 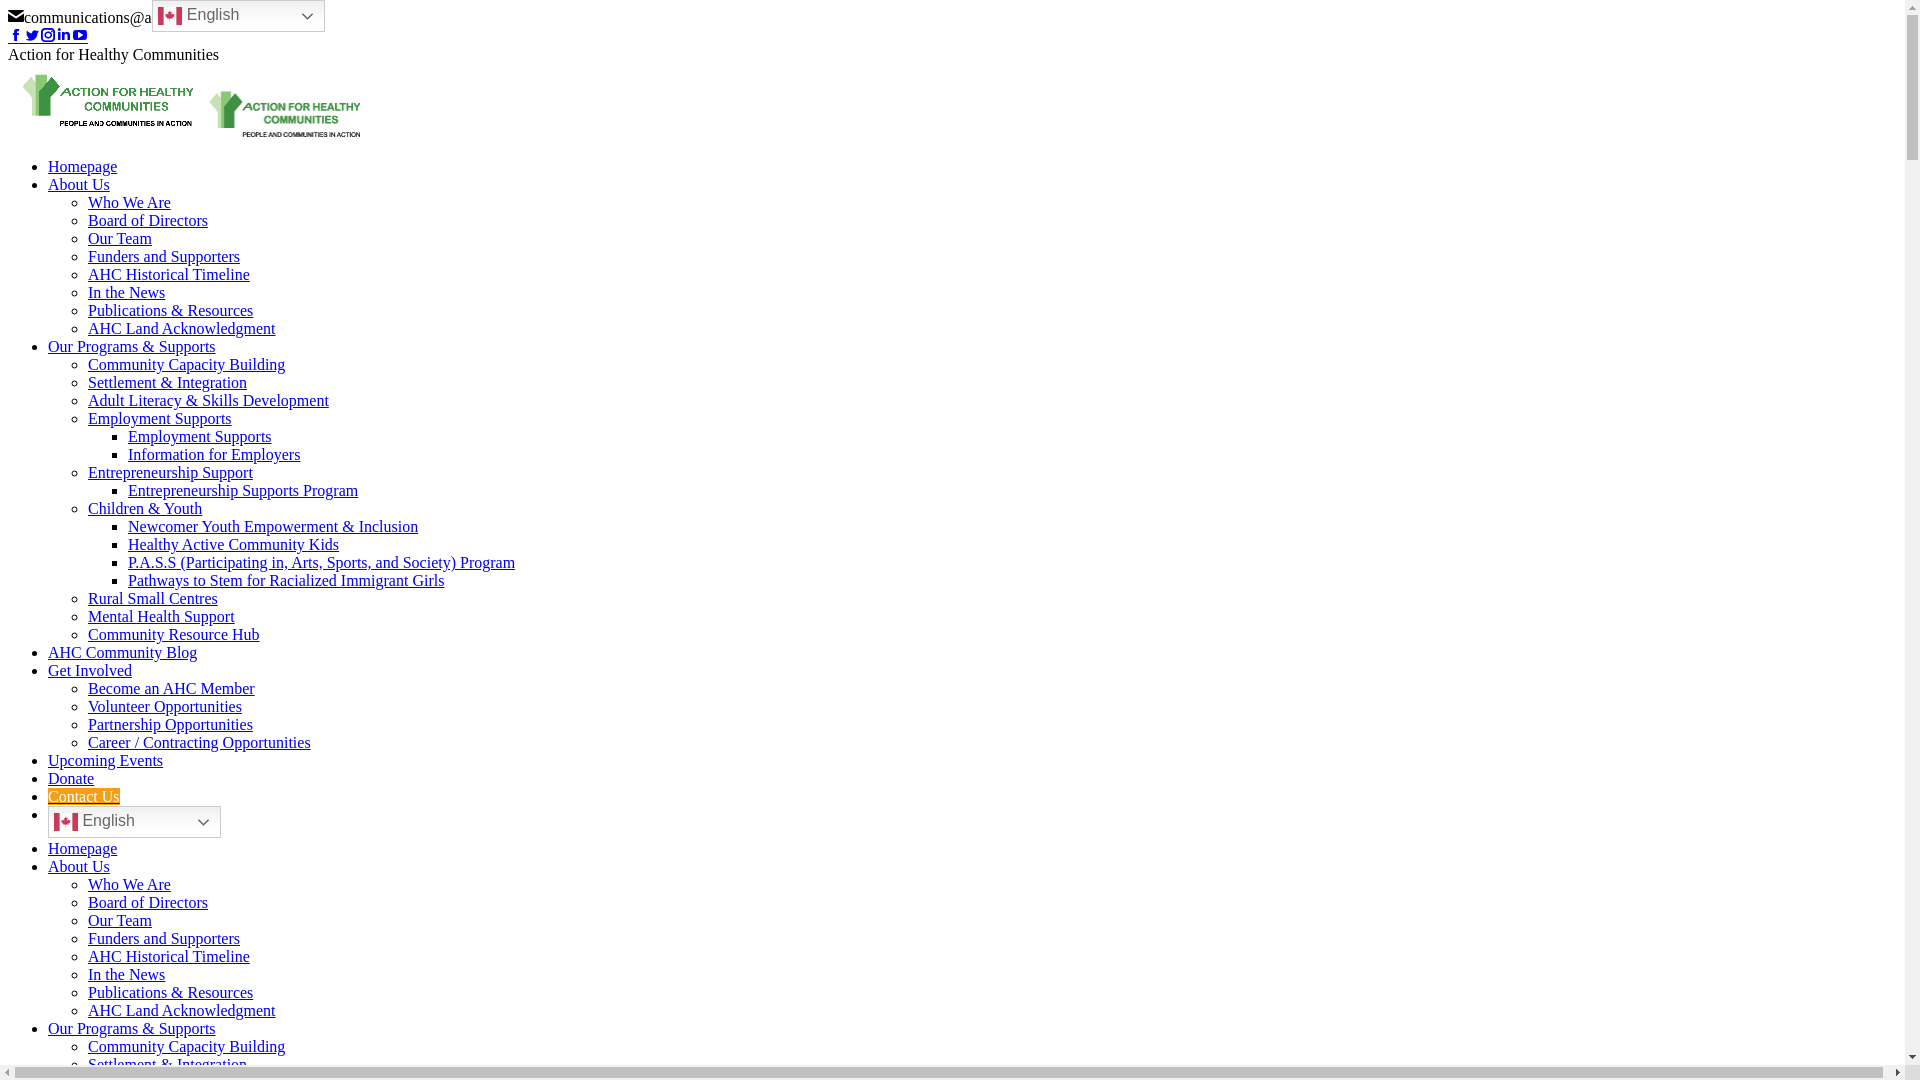 What do you see at coordinates (48, 865) in the screenshot?
I see `'About Us'` at bounding box center [48, 865].